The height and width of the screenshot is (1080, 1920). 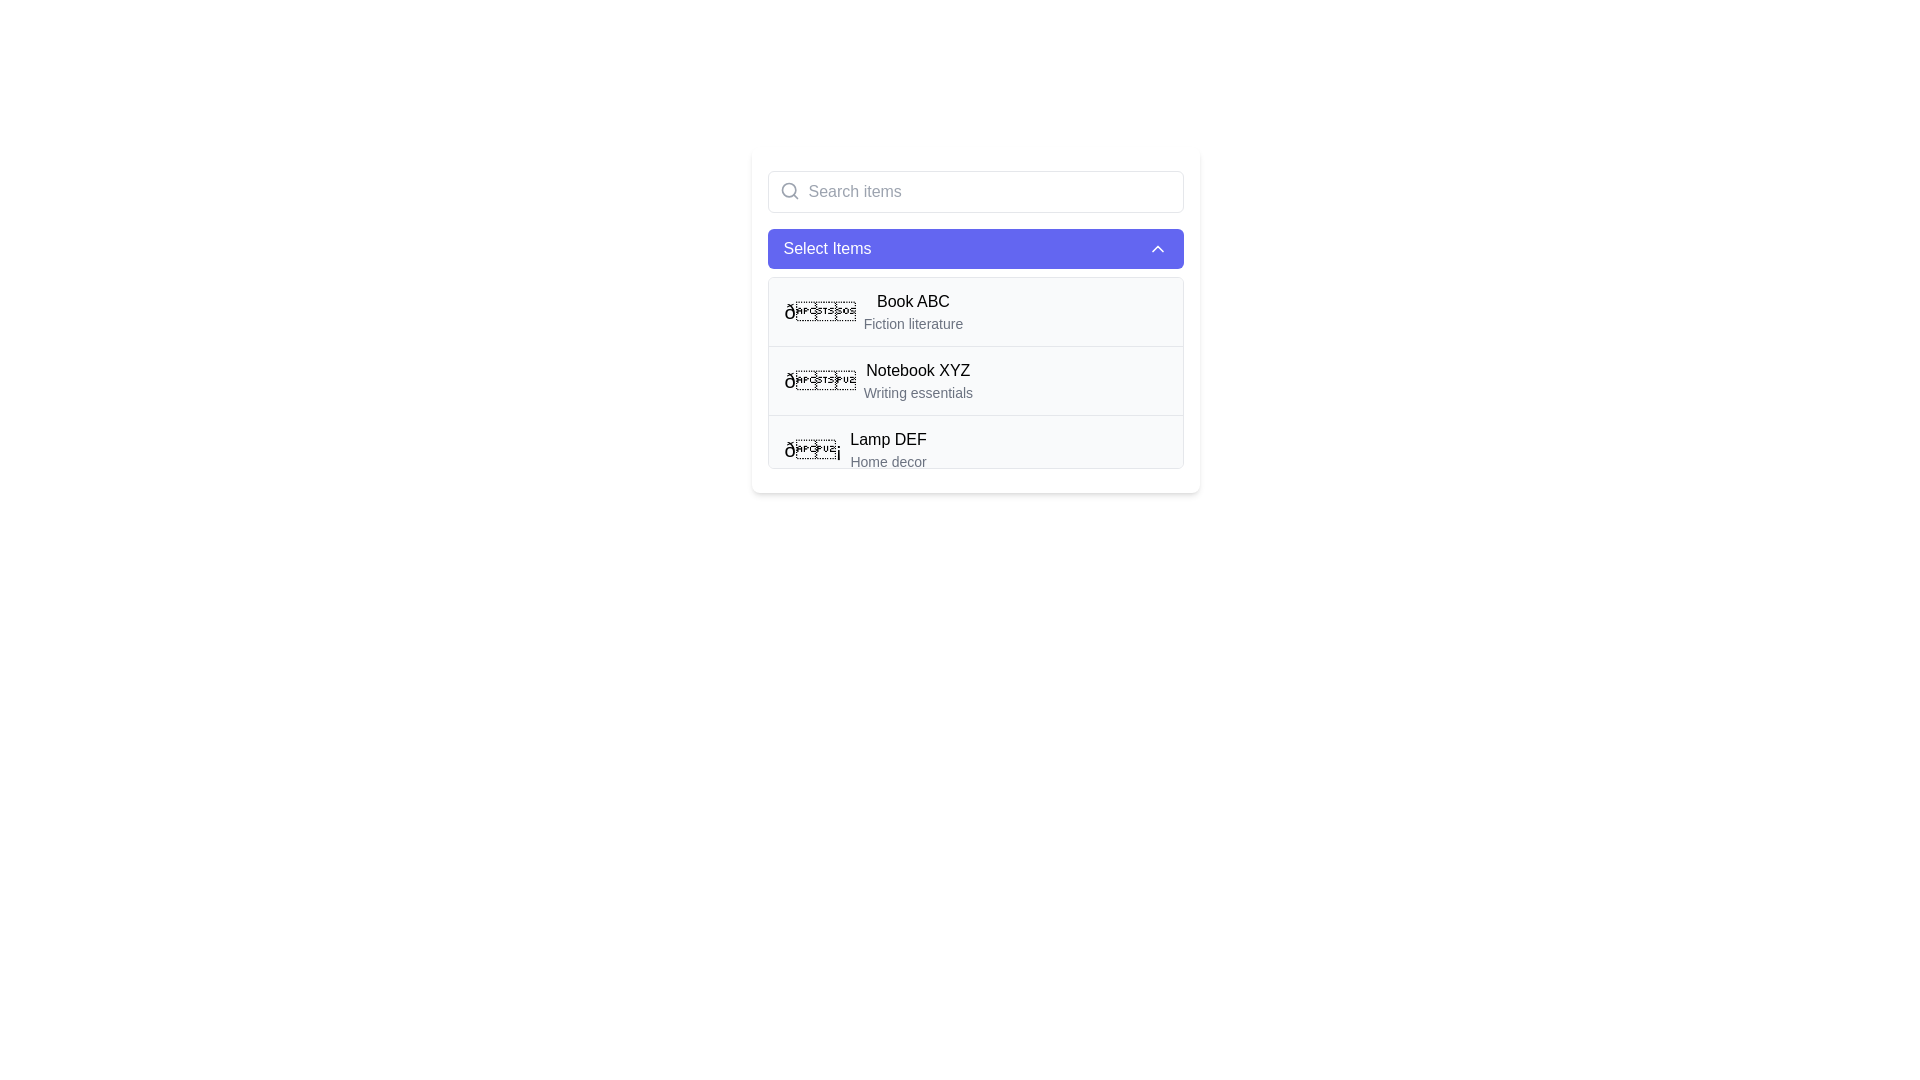 What do you see at coordinates (887, 462) in the screenshot?
I see `the text label 'Home decor', which is a small gray font subtitle located below 'Lamp DEF' in a list item` at bounding box center [887, 462].